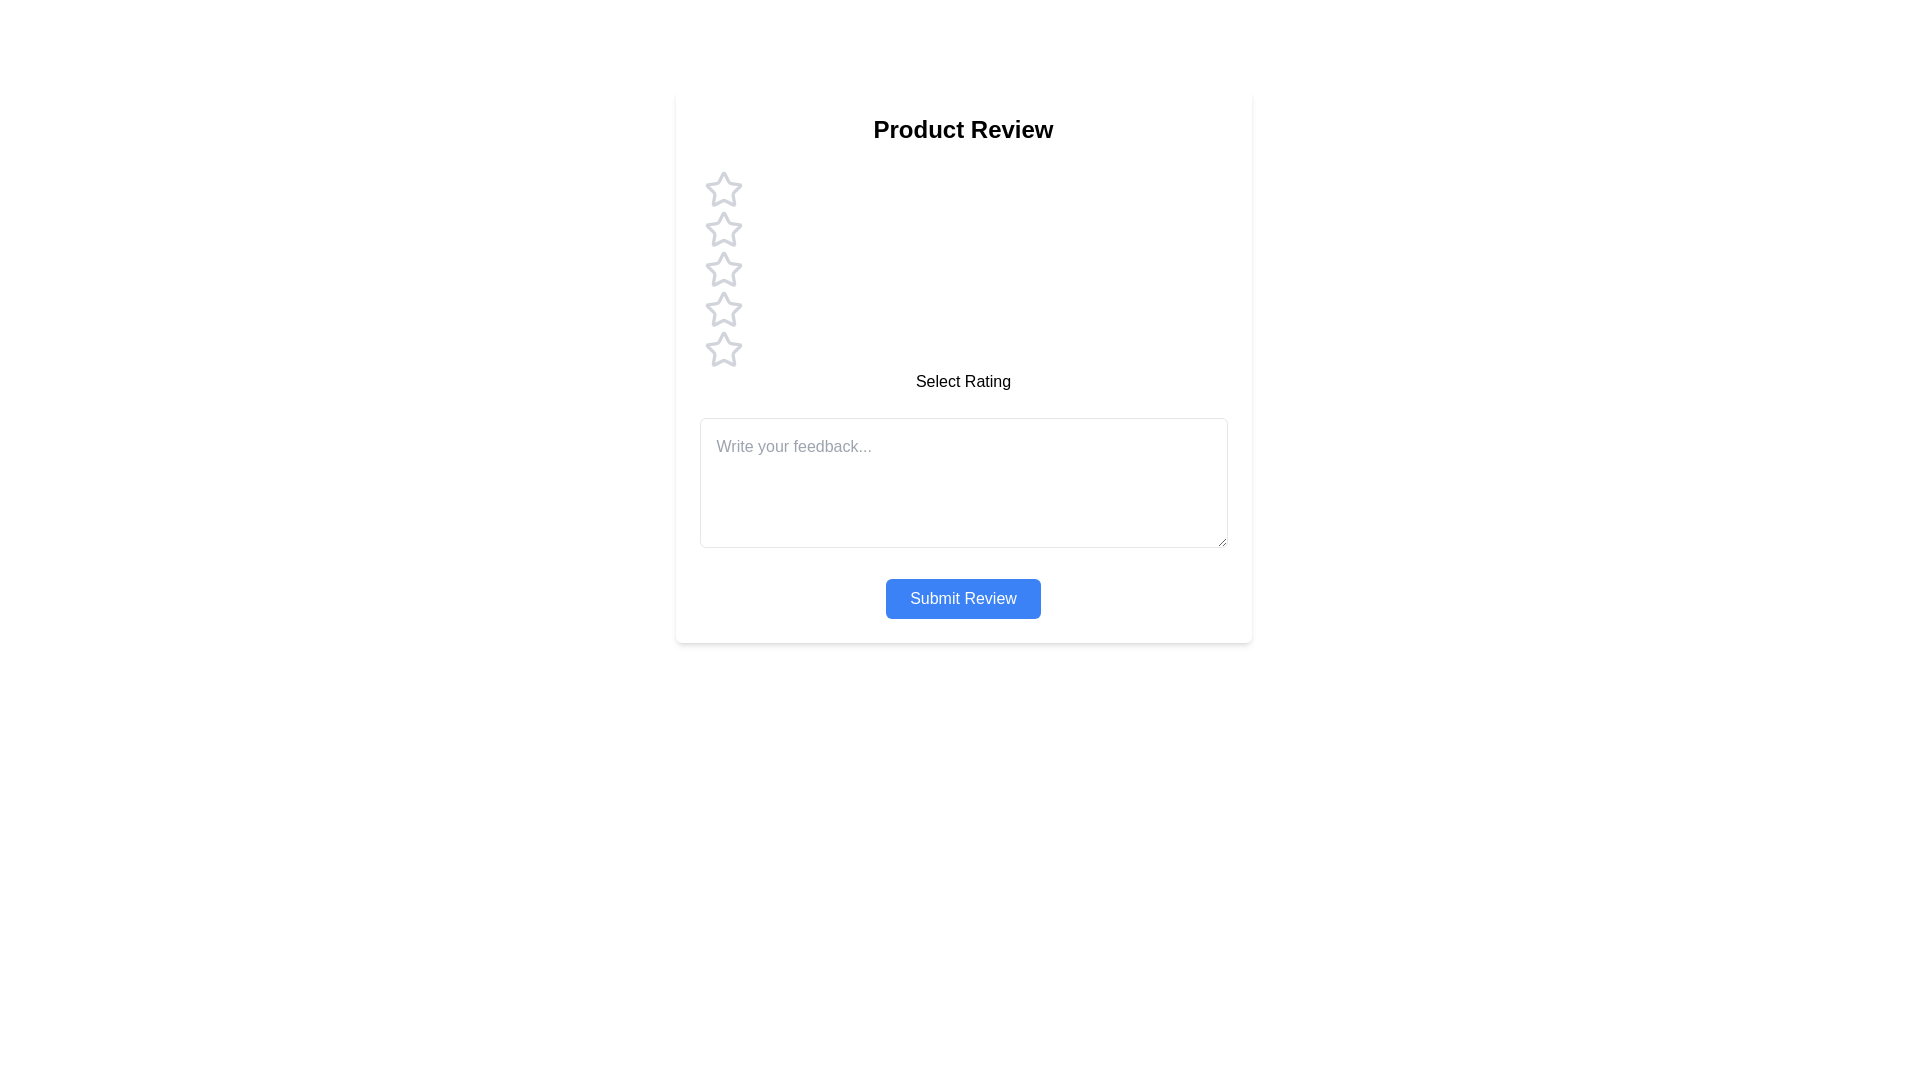 The width and height of the screenshot is (1920, 1080). Describe the element at coordinates (963, 381) in the screenshot. I see `the static text label displaying 'Select Rating', which is positioned below the star rating icons and above the feedback text input field` at that location.